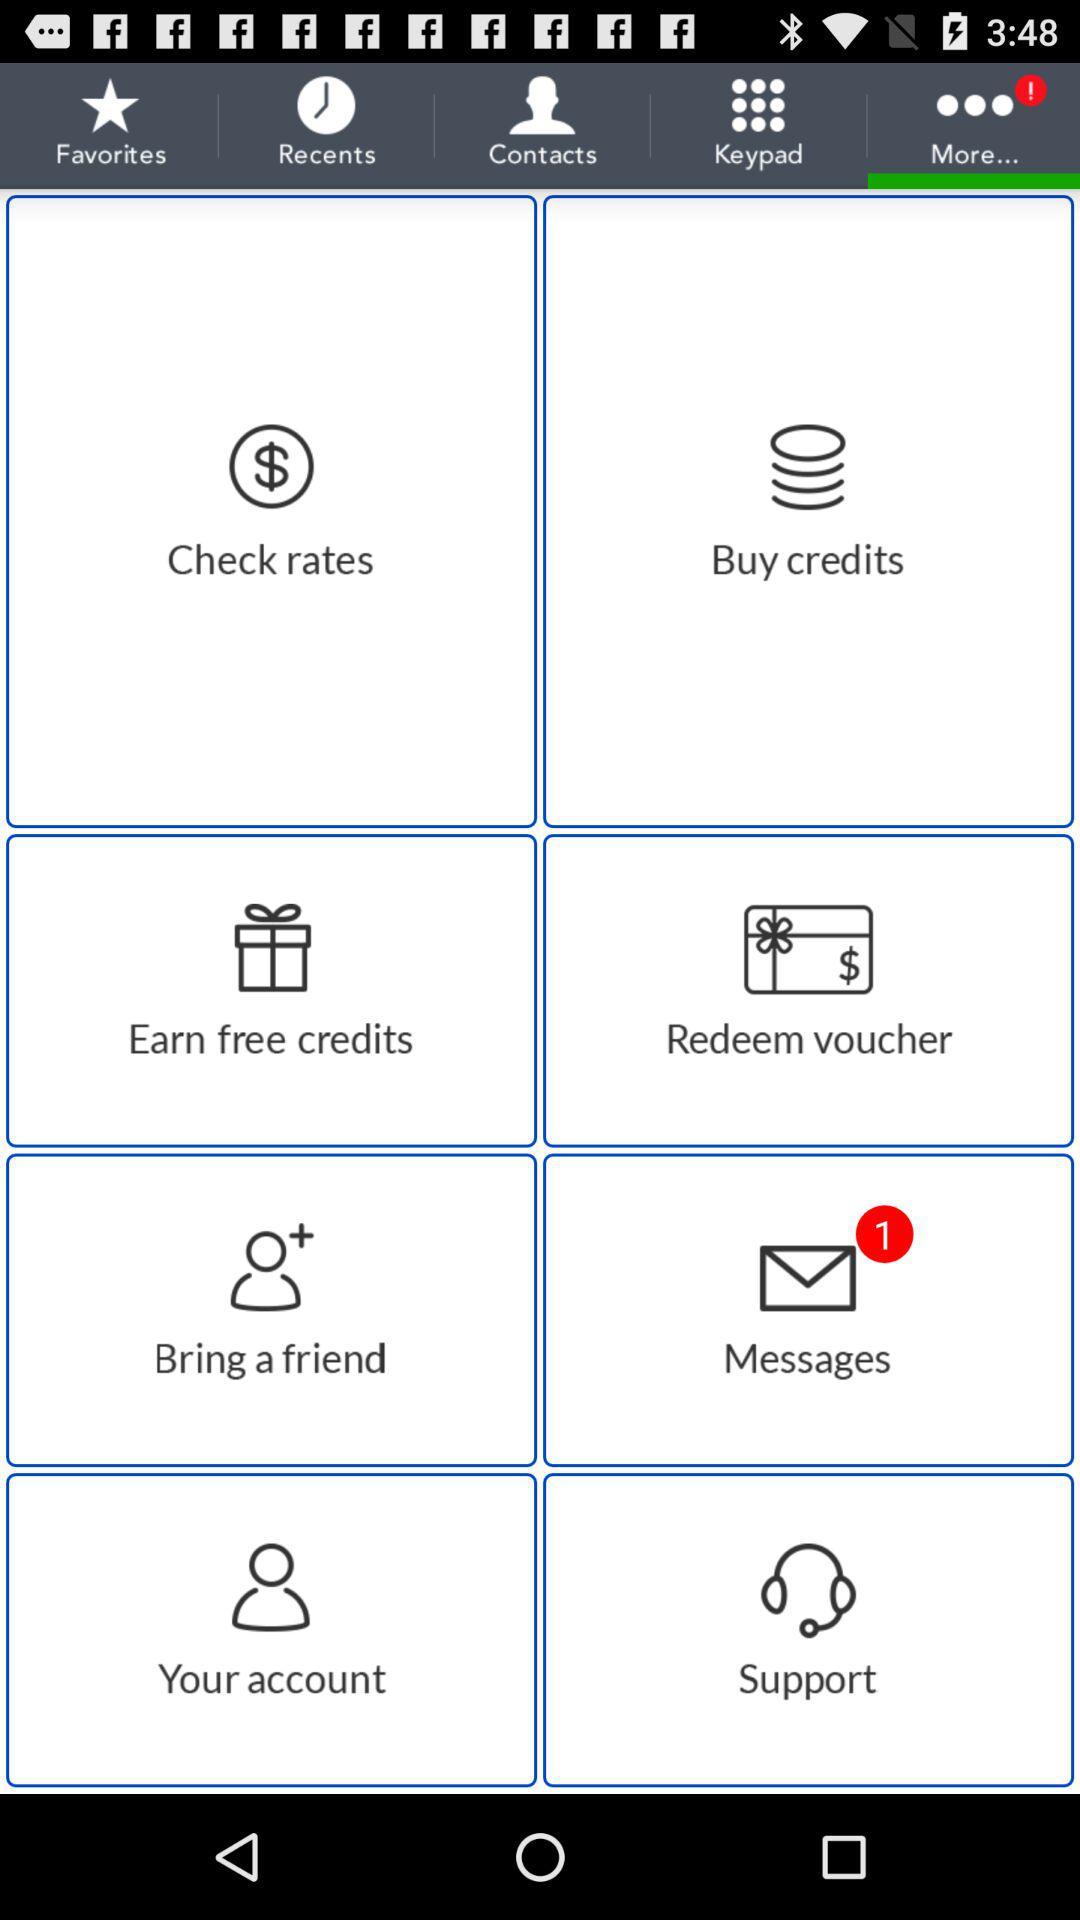 This screenshot has width=1080, height=1920. I want to click on buy credits, so click(807, 511).